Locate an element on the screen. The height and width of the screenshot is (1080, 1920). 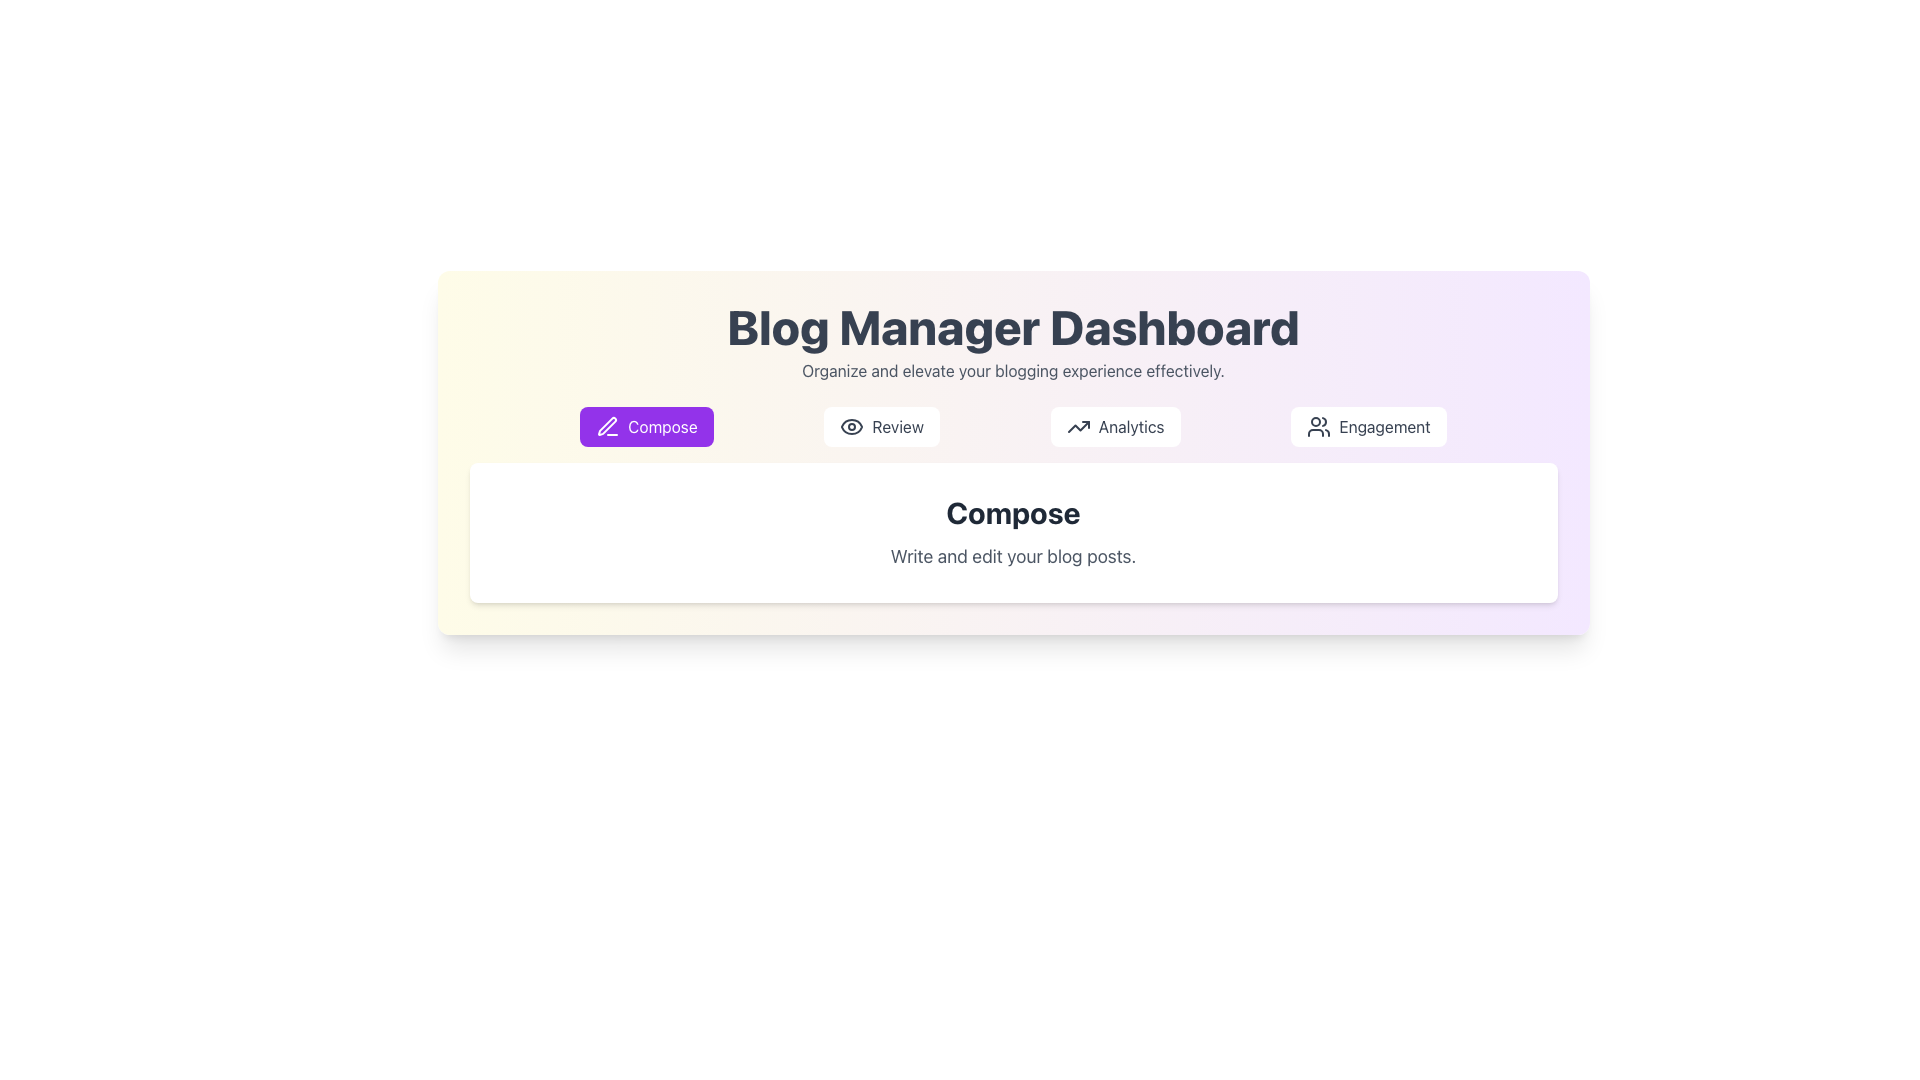
the pen icon on the purple 'Compose' button for accessibility support is located at coordinates (607, 426).